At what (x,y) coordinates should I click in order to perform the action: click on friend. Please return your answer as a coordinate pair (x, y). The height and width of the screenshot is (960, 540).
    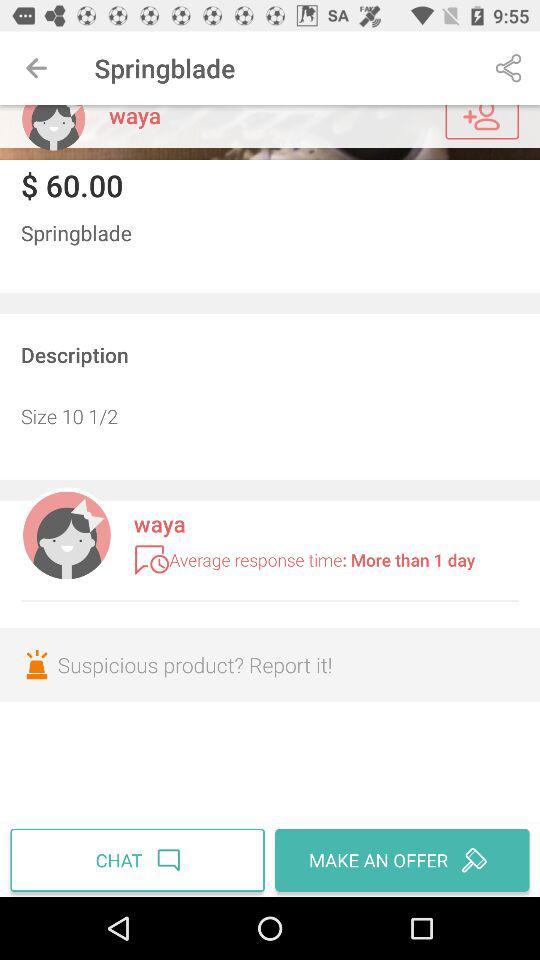
    Looking at the image, I should click on (481, 121).